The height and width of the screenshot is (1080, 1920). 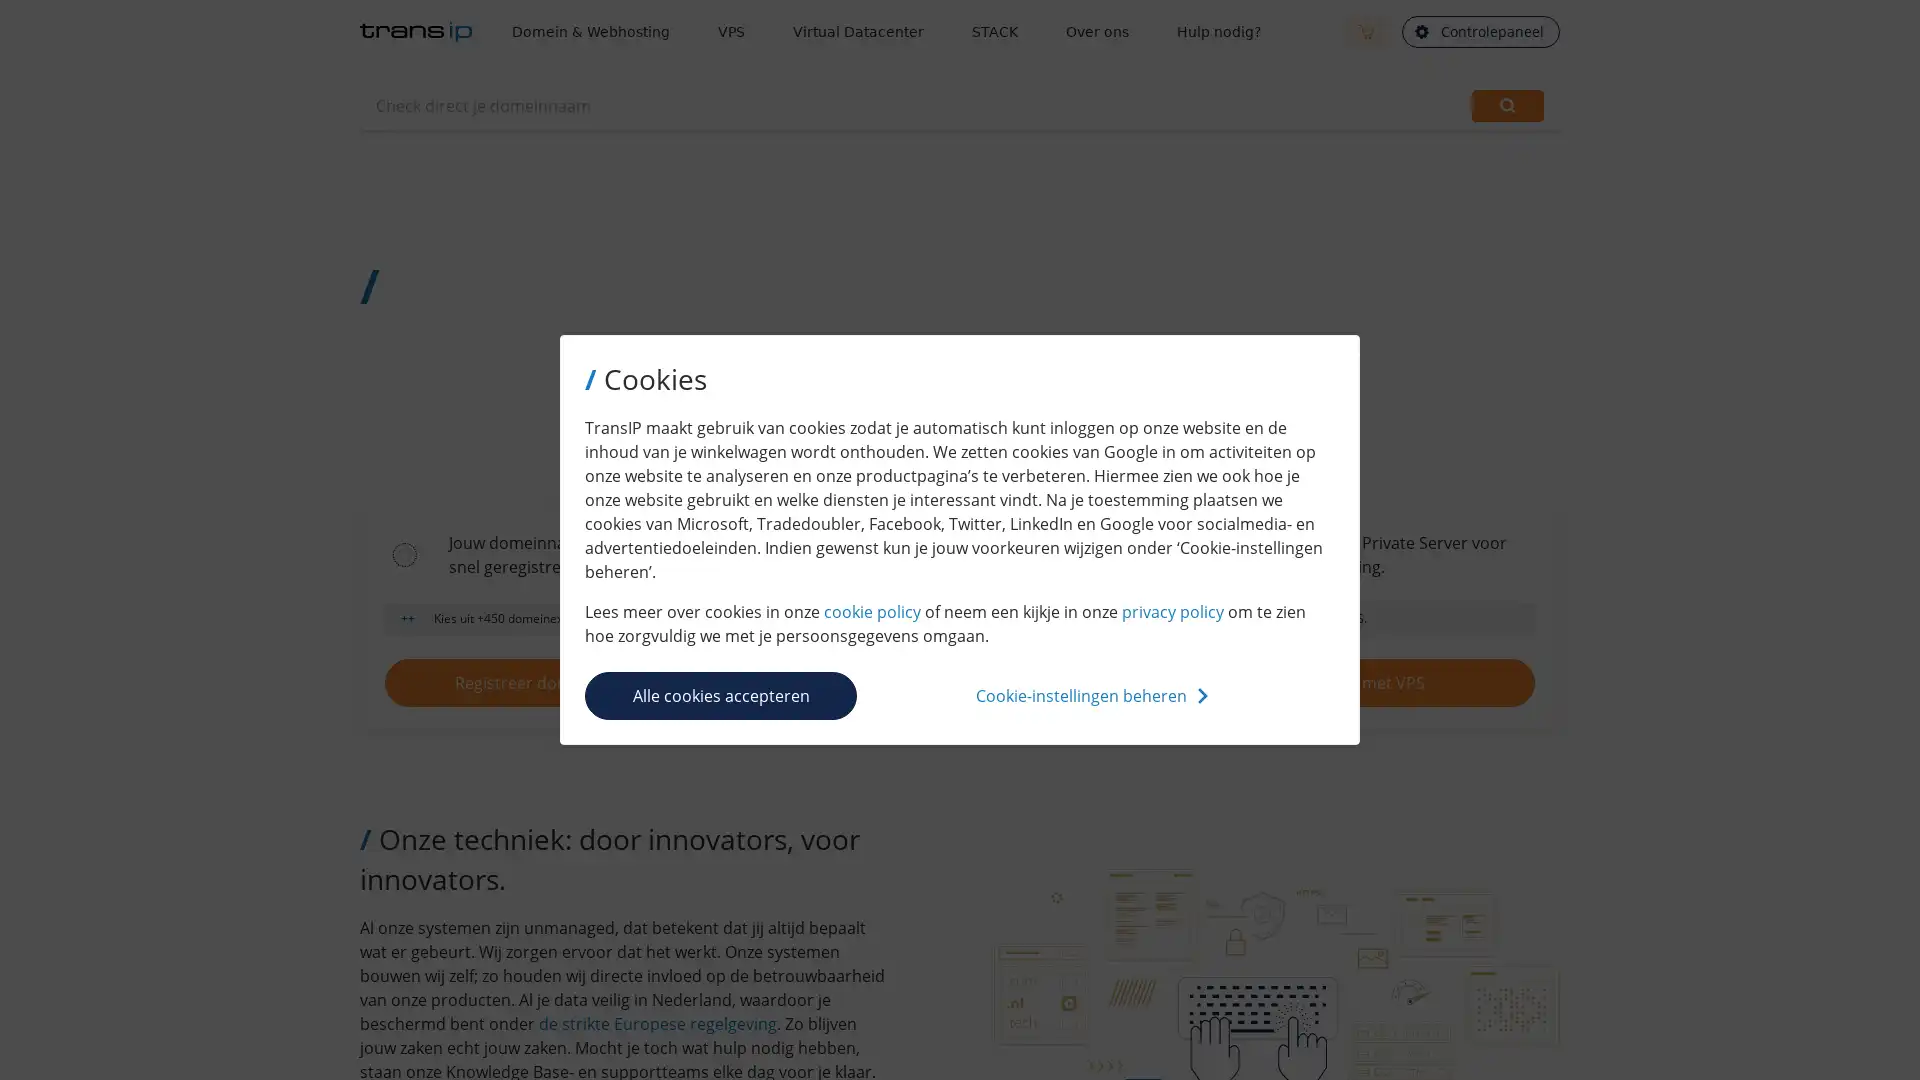 What do you see at coordinates (1407, 105) in the screenshot?
I see `Check meerdere domeinnamen tegelijk` at bounding box center [1407, 105].